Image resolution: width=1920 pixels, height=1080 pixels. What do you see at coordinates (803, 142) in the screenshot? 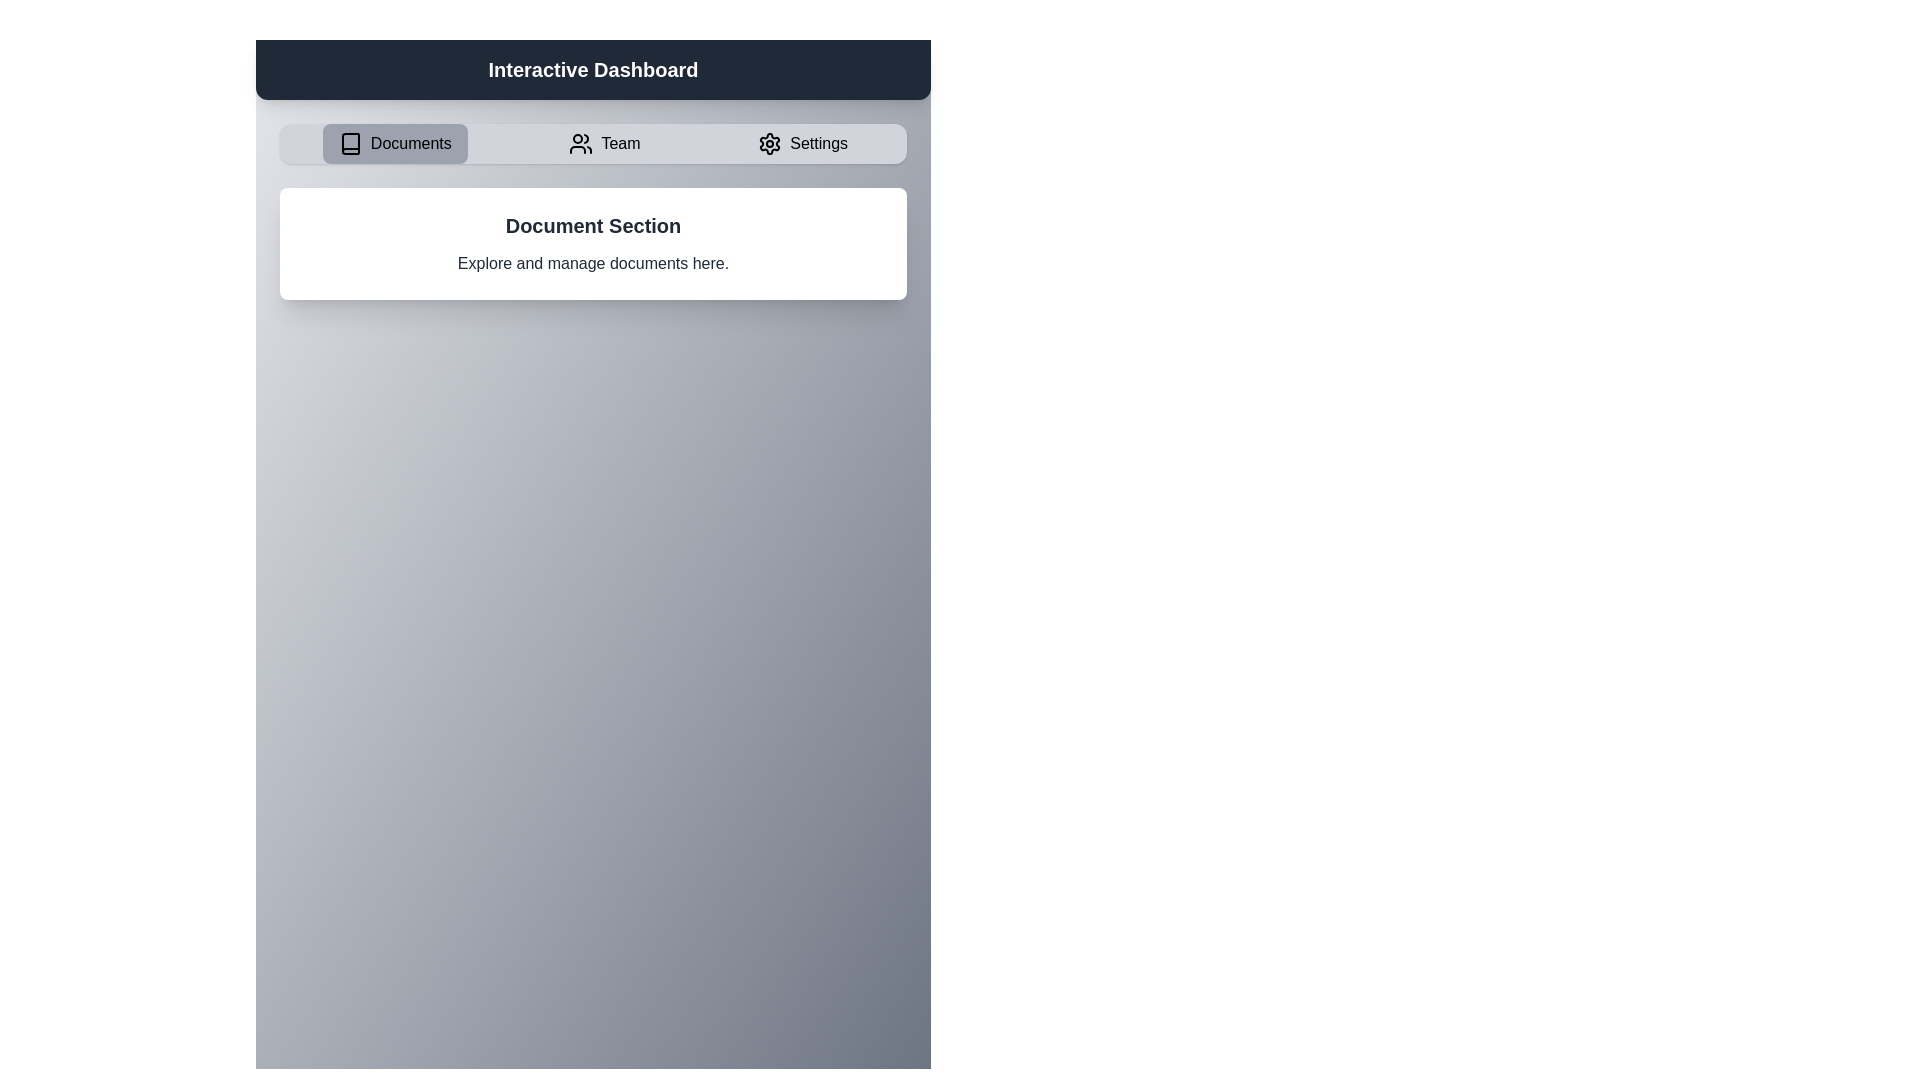
I see `the 'Settings' button, which is the third button in the navigation bar with a cogwheel icon and light gray background` at bounding box center [803, 142].